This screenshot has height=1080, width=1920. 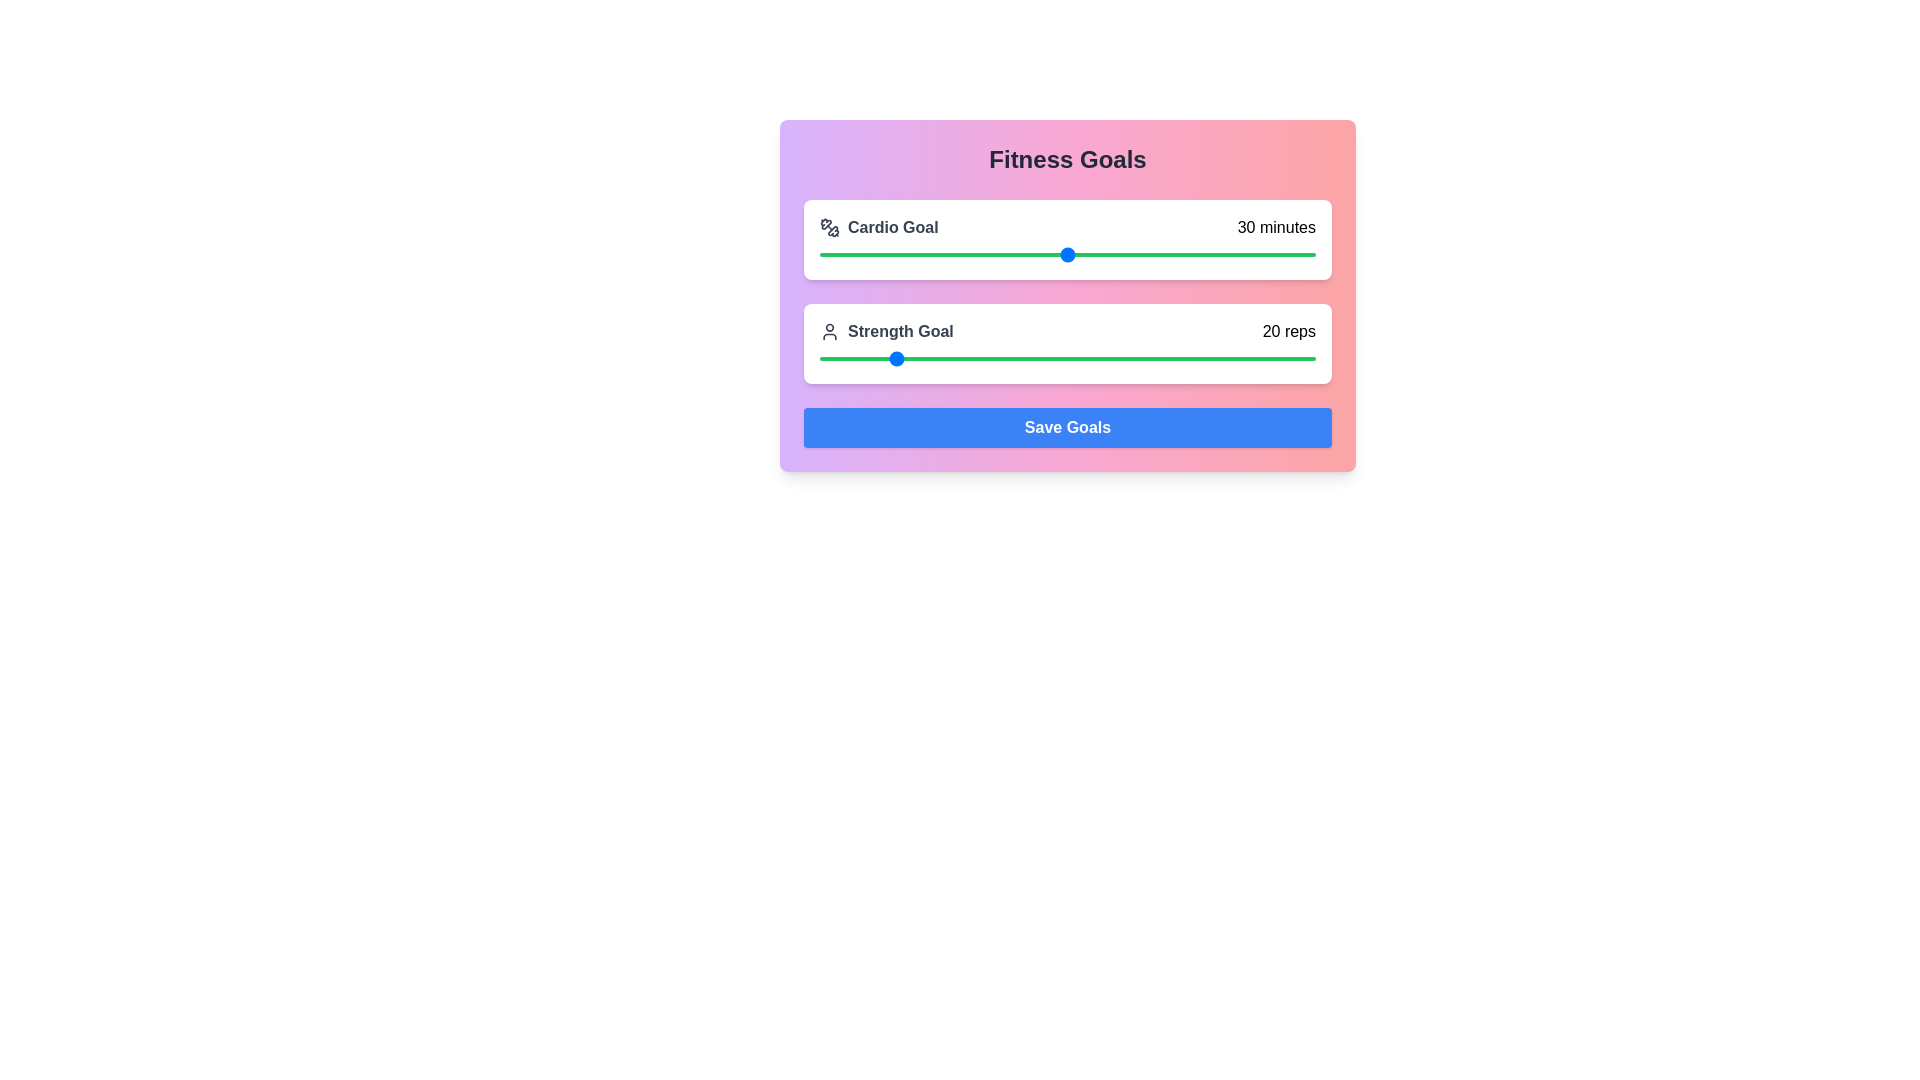 What do you see at coordinates (1018, 253) in the screenshot?
I see `the cardio goal` at bounding box center [1018, 253].